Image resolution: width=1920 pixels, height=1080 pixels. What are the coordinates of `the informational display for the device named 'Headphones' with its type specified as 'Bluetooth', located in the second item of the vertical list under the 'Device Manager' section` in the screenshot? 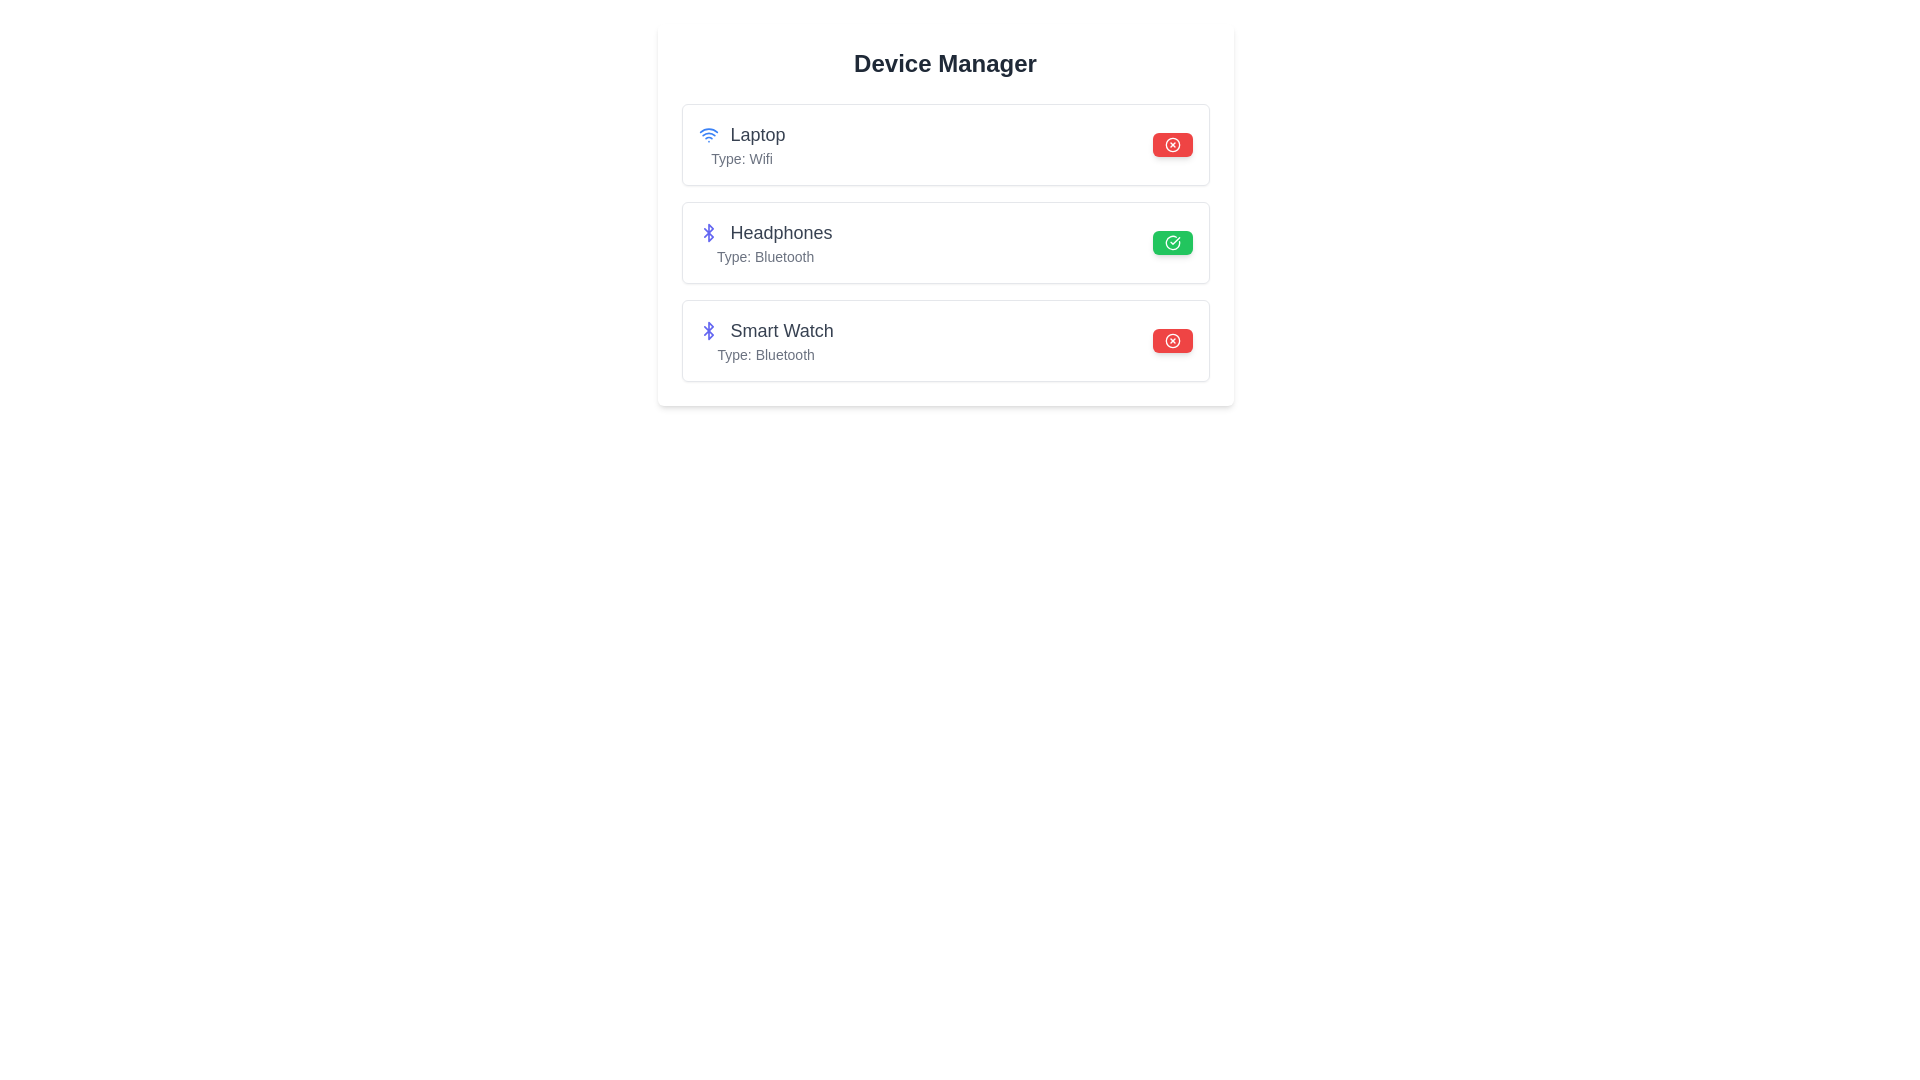 It's located at (764, 242).